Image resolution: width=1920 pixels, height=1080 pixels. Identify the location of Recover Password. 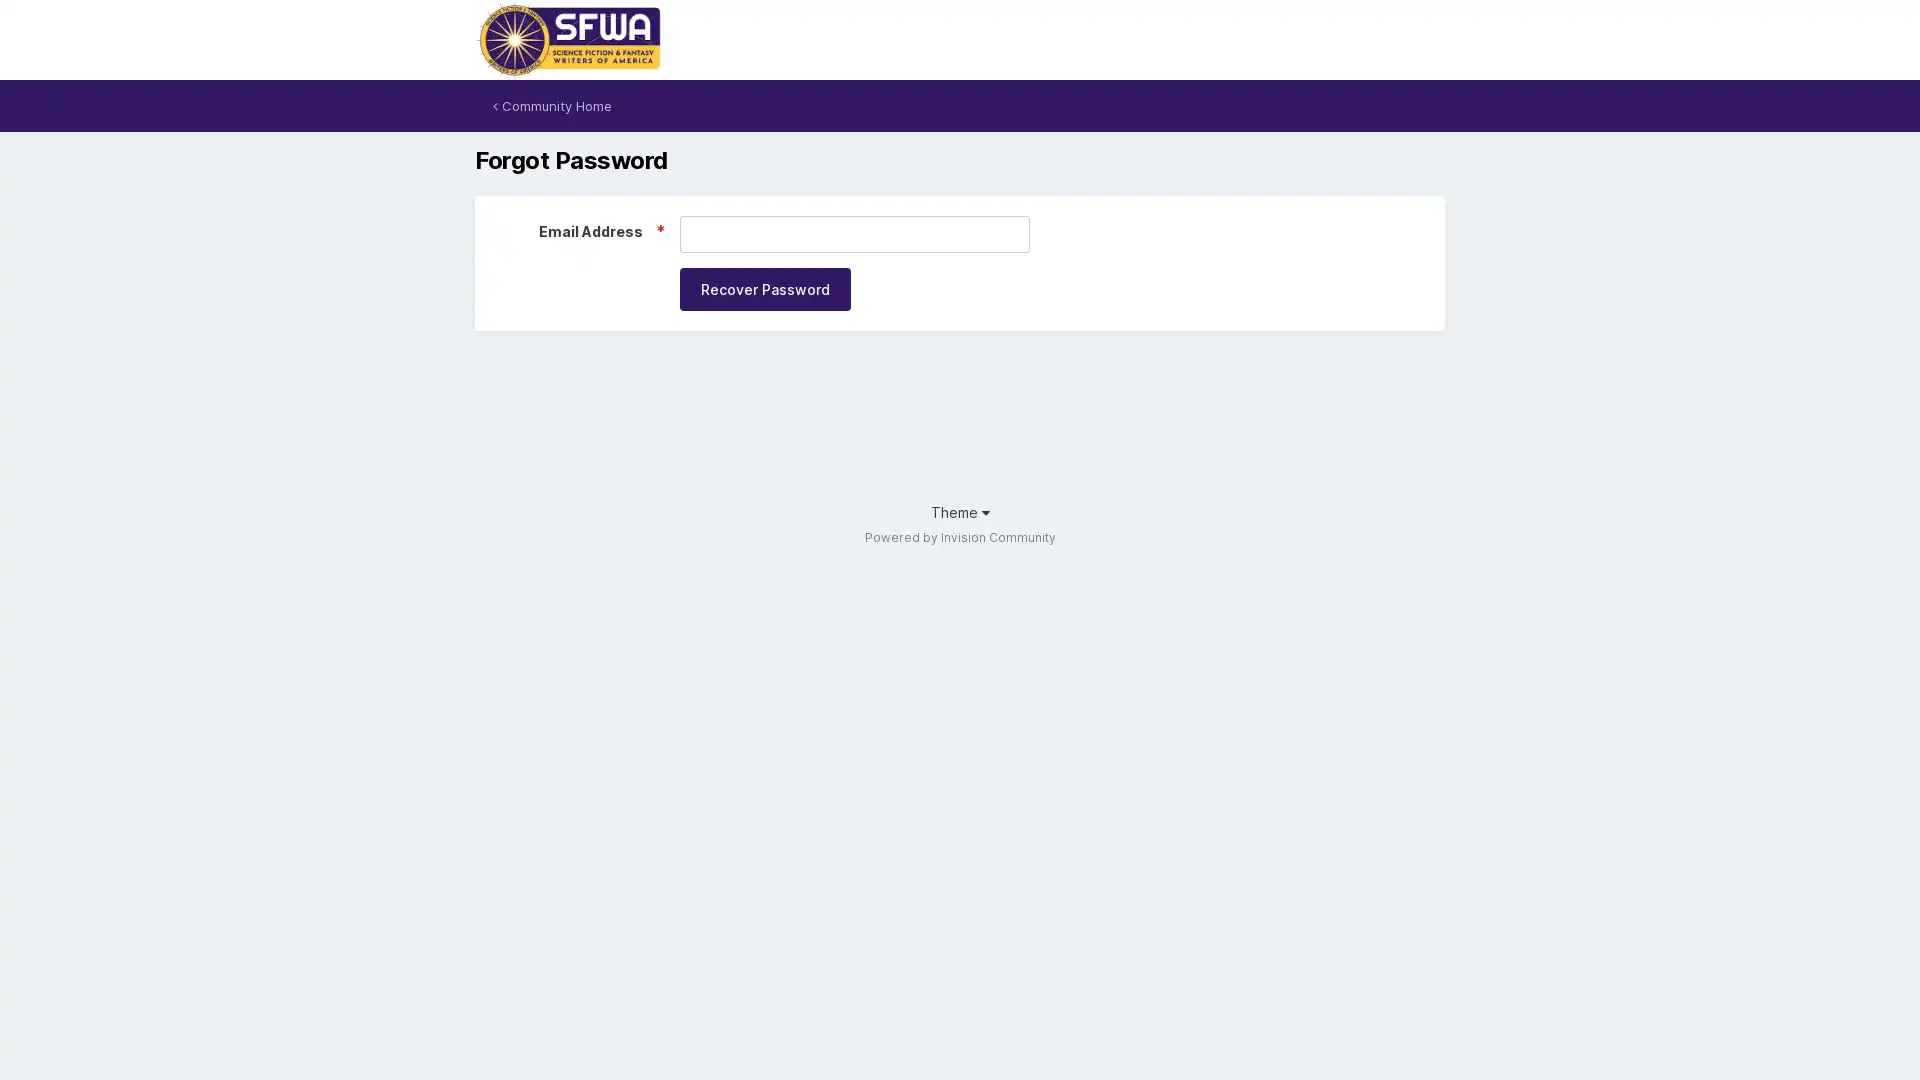
(764, 289).